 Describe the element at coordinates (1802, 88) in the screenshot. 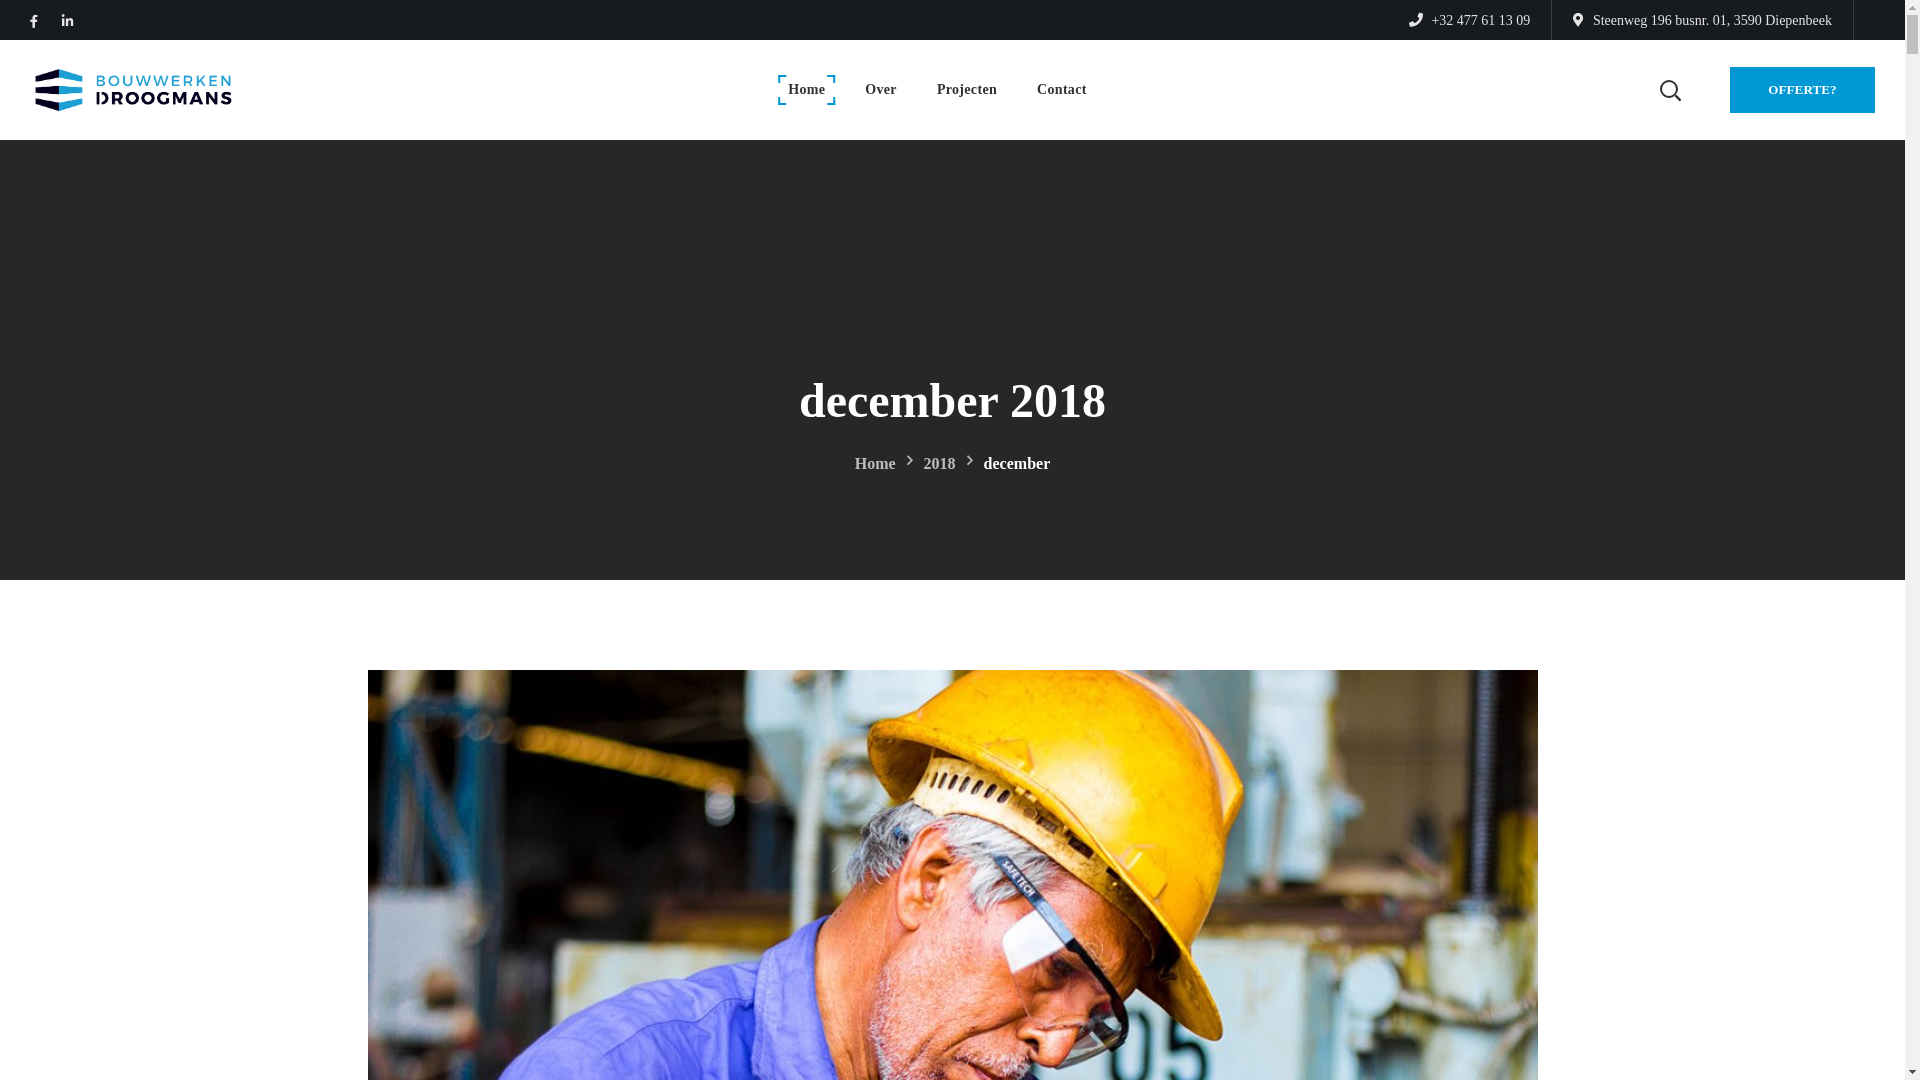

I see `'OFFERTE?'` at that location.